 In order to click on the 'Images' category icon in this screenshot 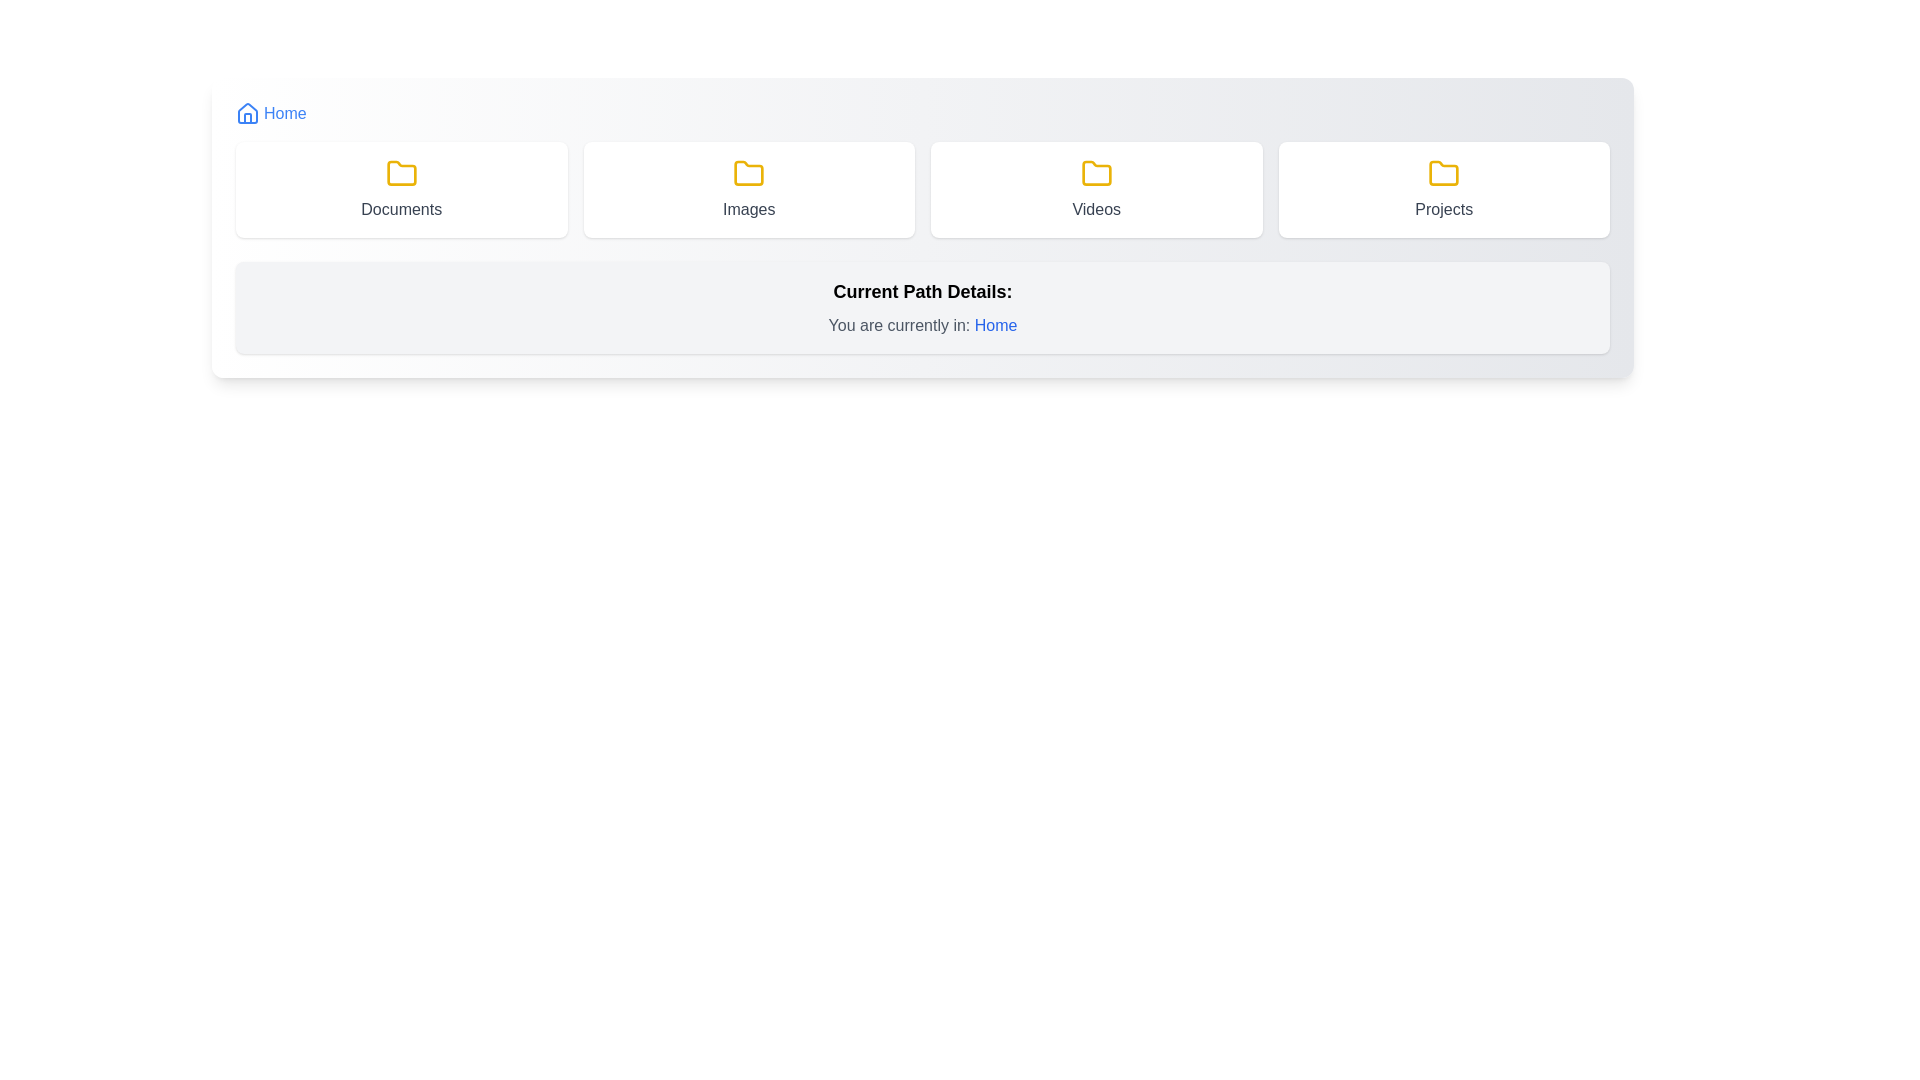, I will do `click(748, 172)`.